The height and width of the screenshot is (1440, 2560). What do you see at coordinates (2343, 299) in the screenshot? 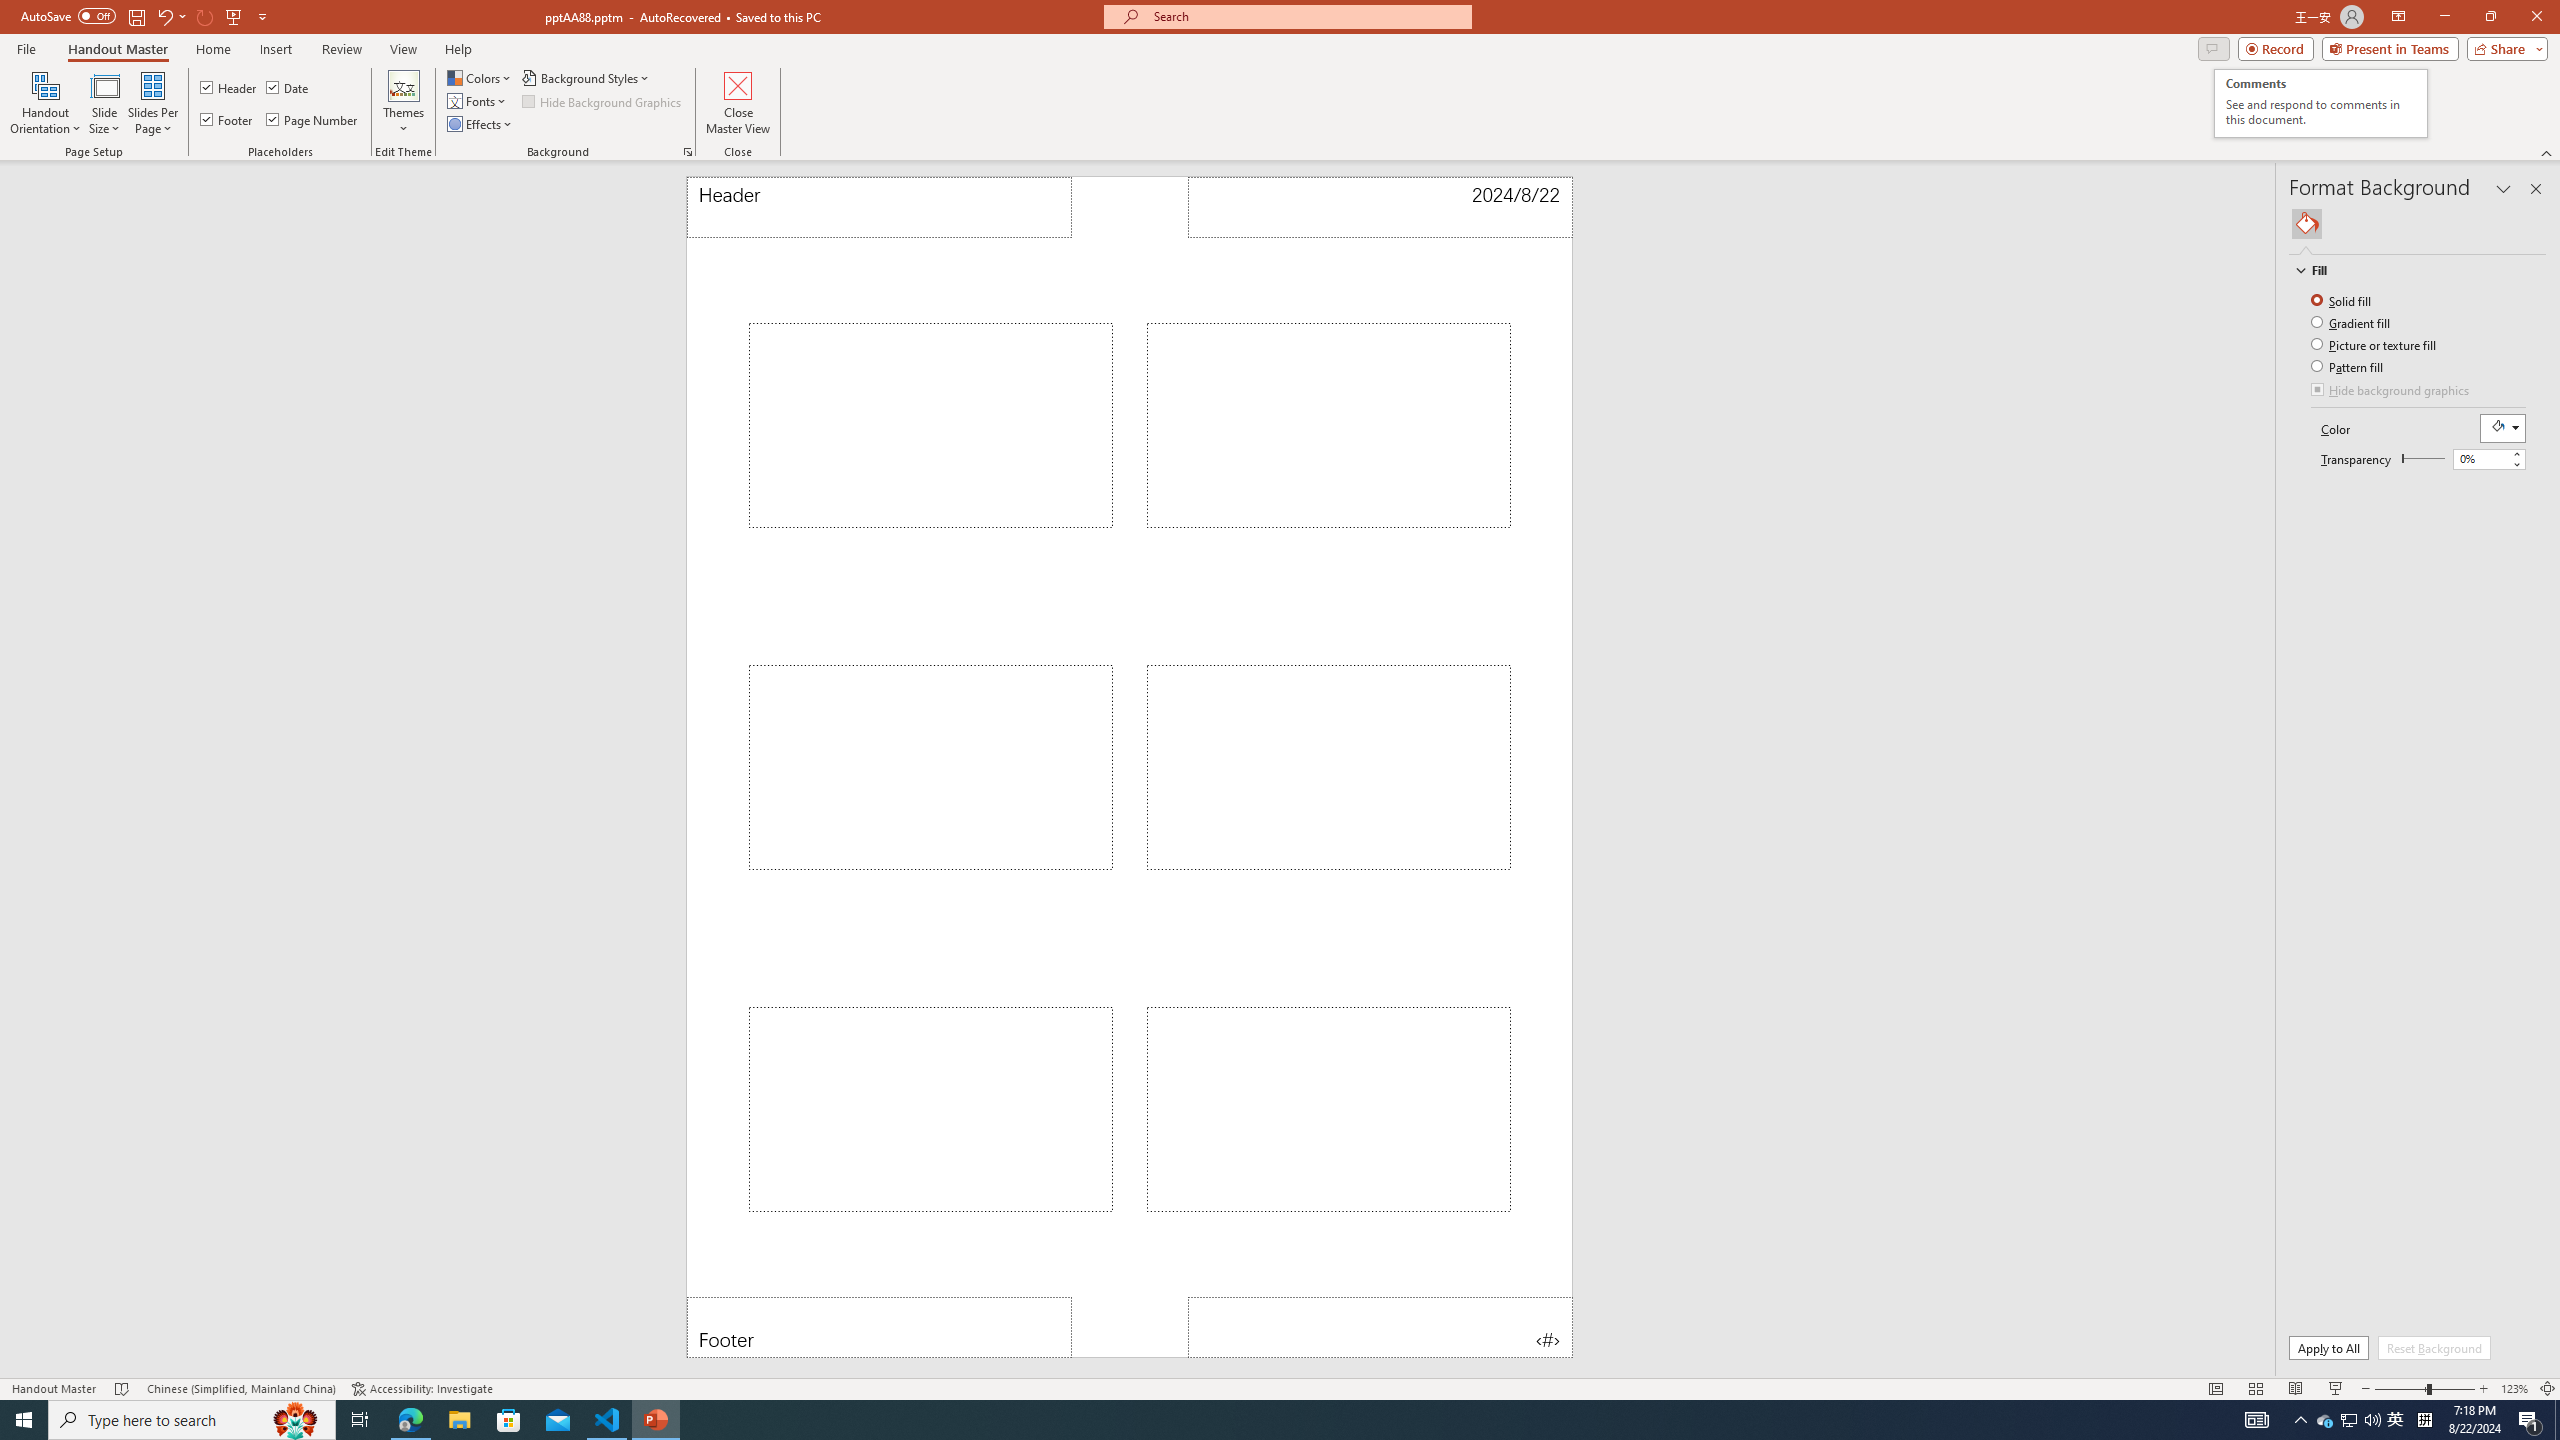
I see `'Solid fill'` at bounding box center [2343, 299].